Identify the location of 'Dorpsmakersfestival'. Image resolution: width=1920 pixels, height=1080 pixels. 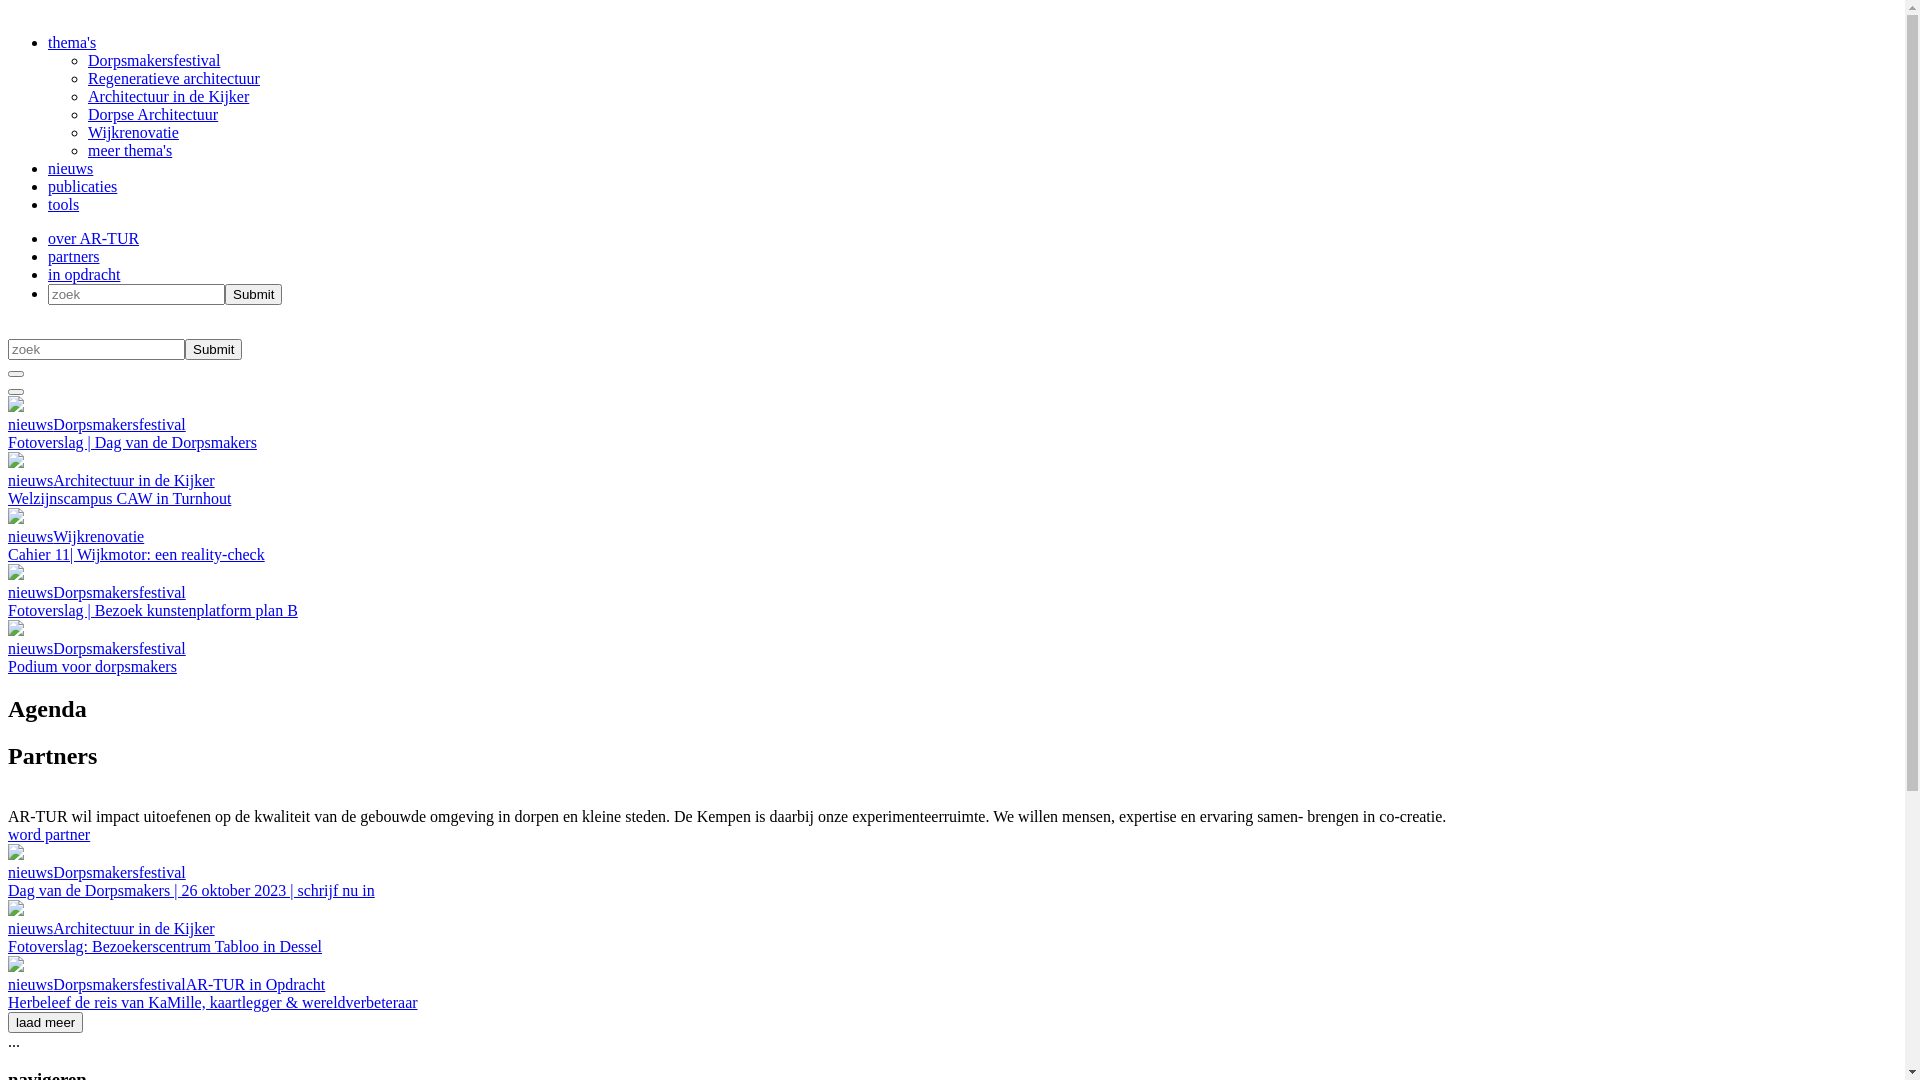
(152, 59).